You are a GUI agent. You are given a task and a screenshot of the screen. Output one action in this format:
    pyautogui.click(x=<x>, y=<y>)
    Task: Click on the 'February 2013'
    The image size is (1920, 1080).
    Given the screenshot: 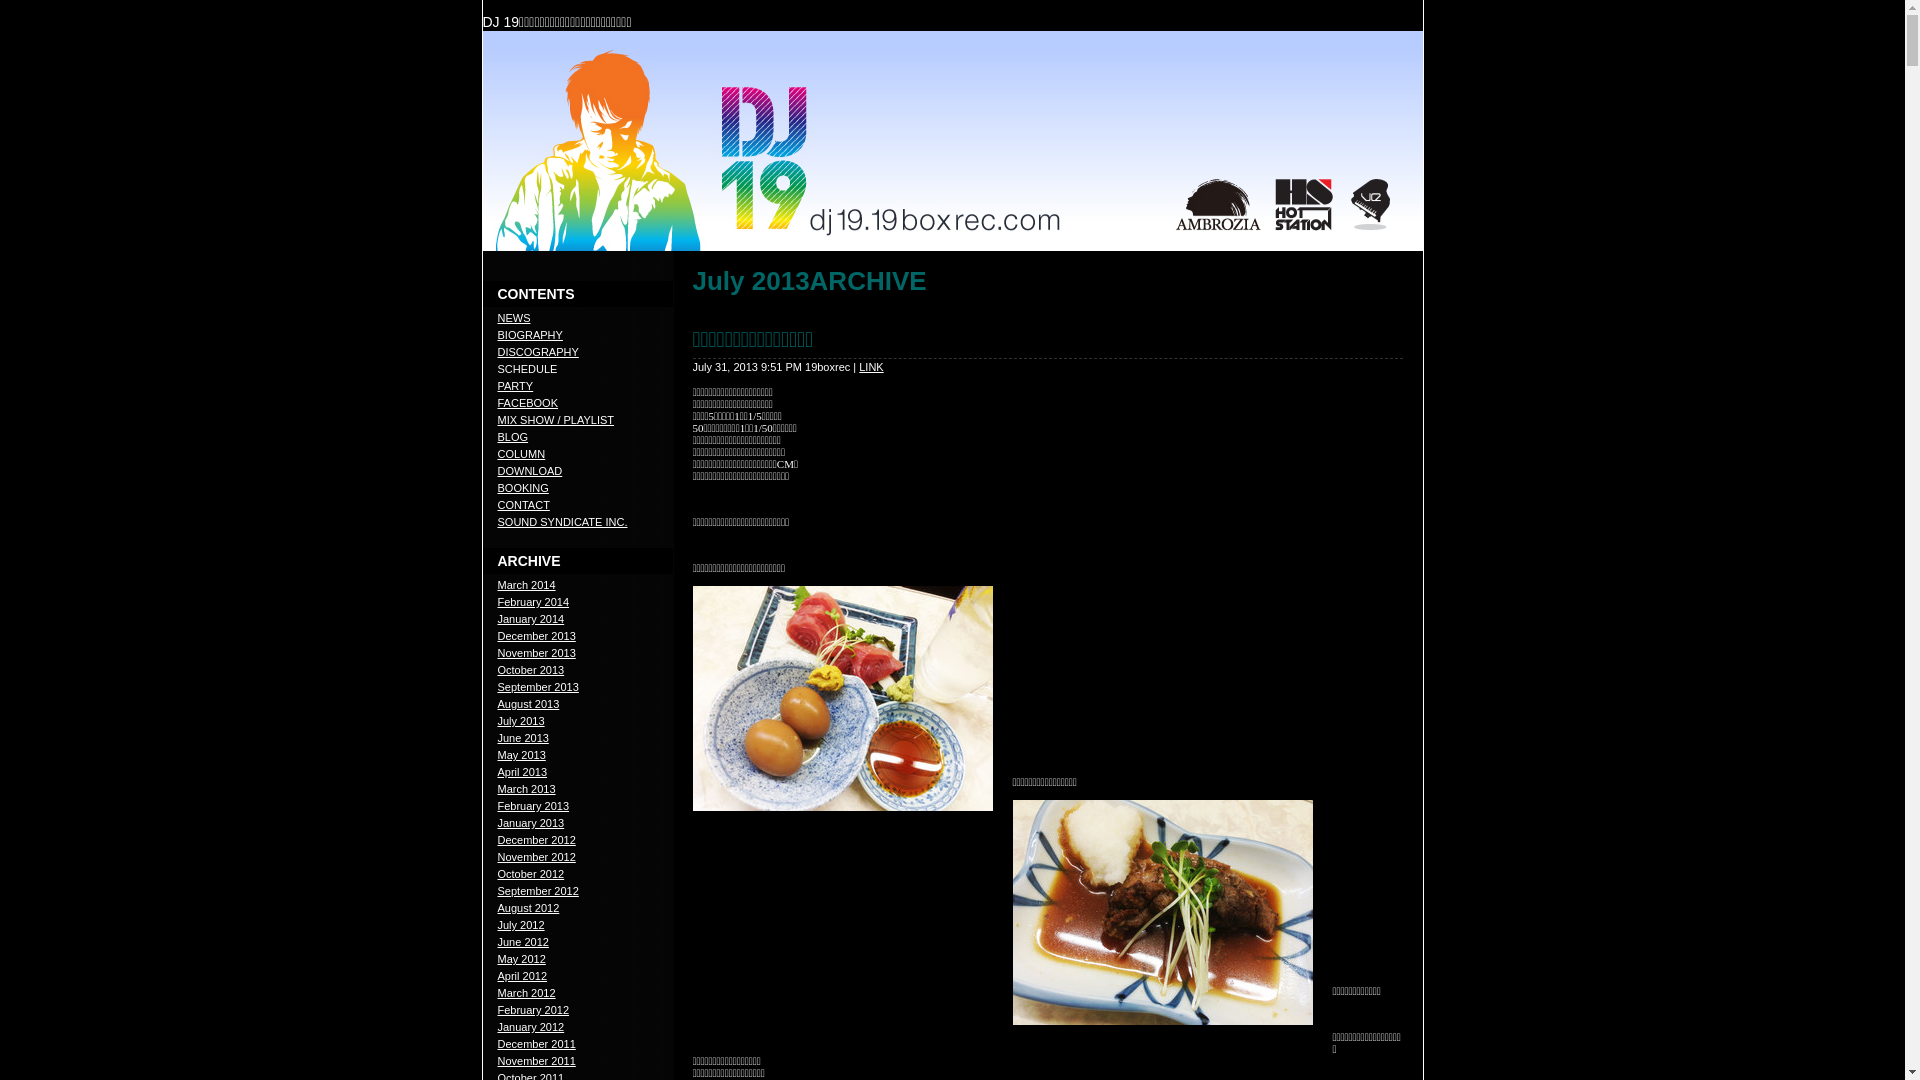 What is the action you would take?
    pyautogui.click(x=498, y=805)
    